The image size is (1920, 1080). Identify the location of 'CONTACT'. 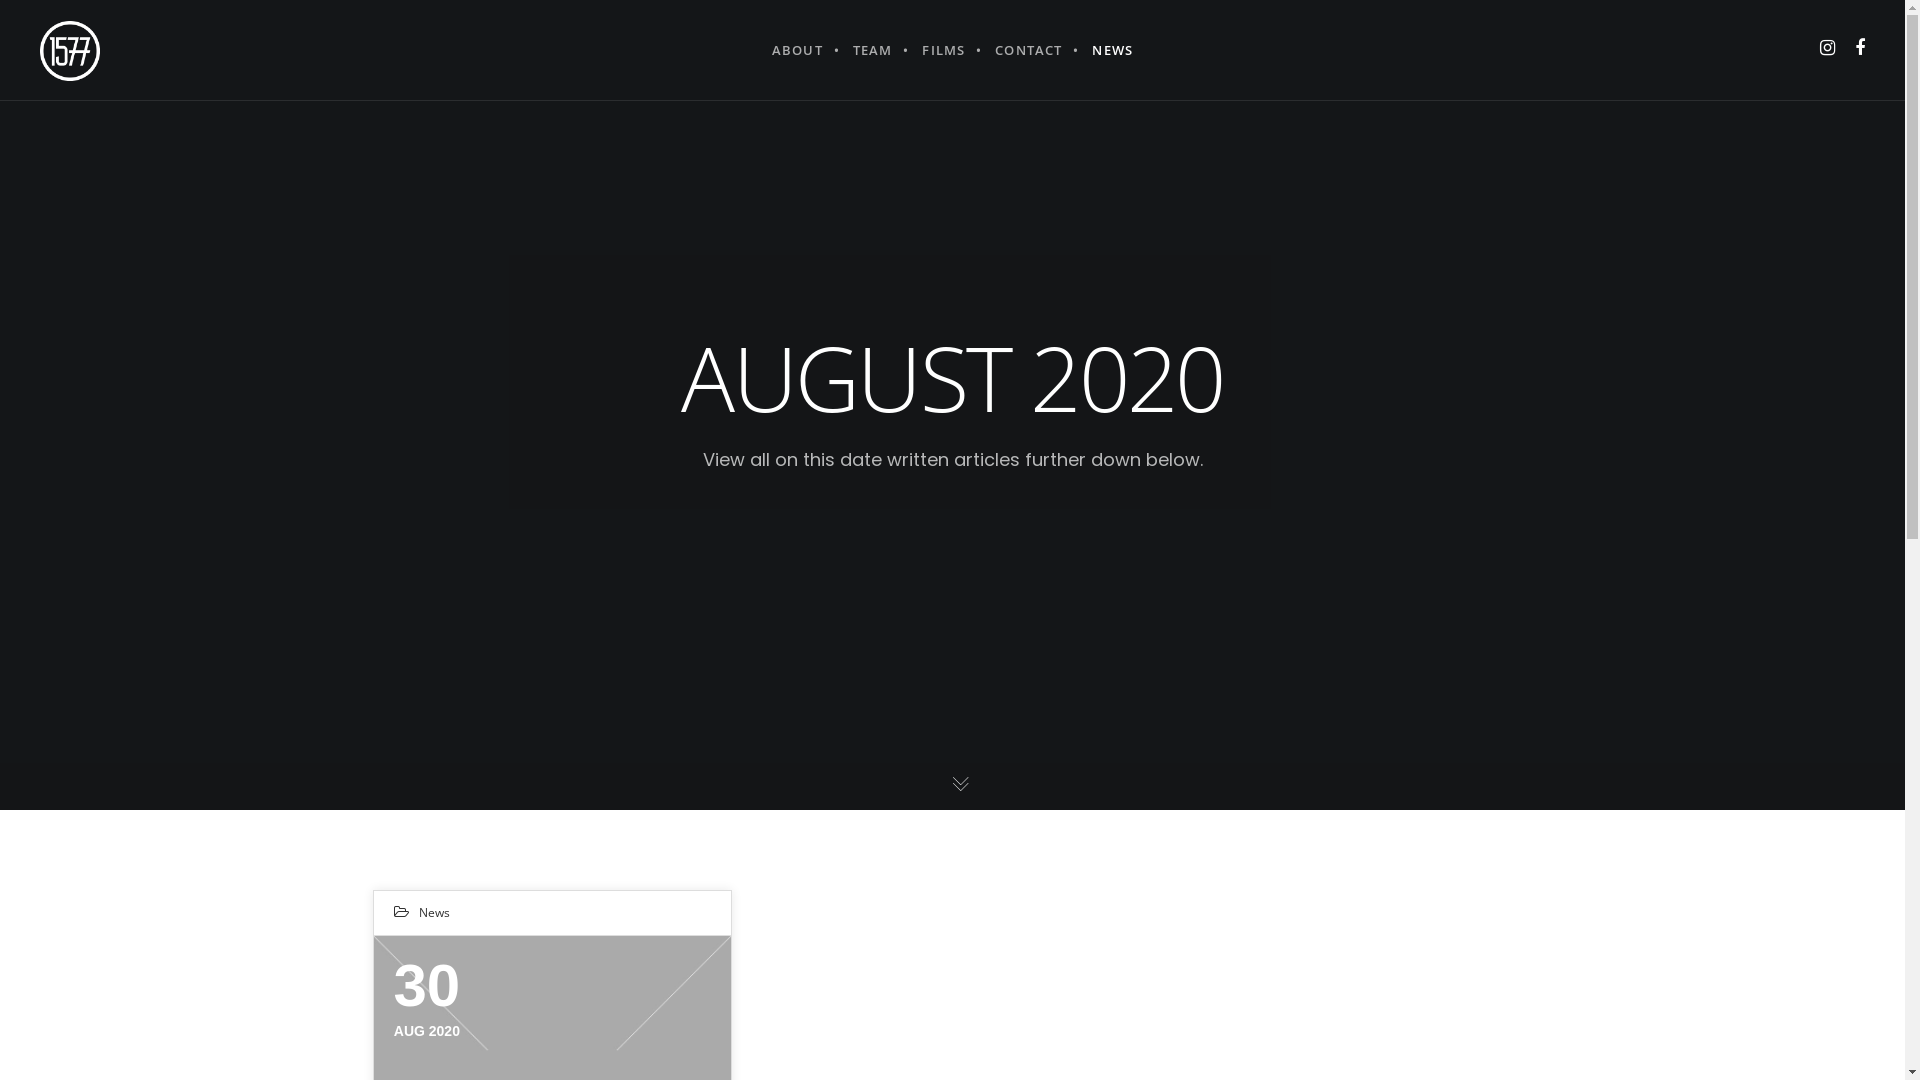
(1028, 49).